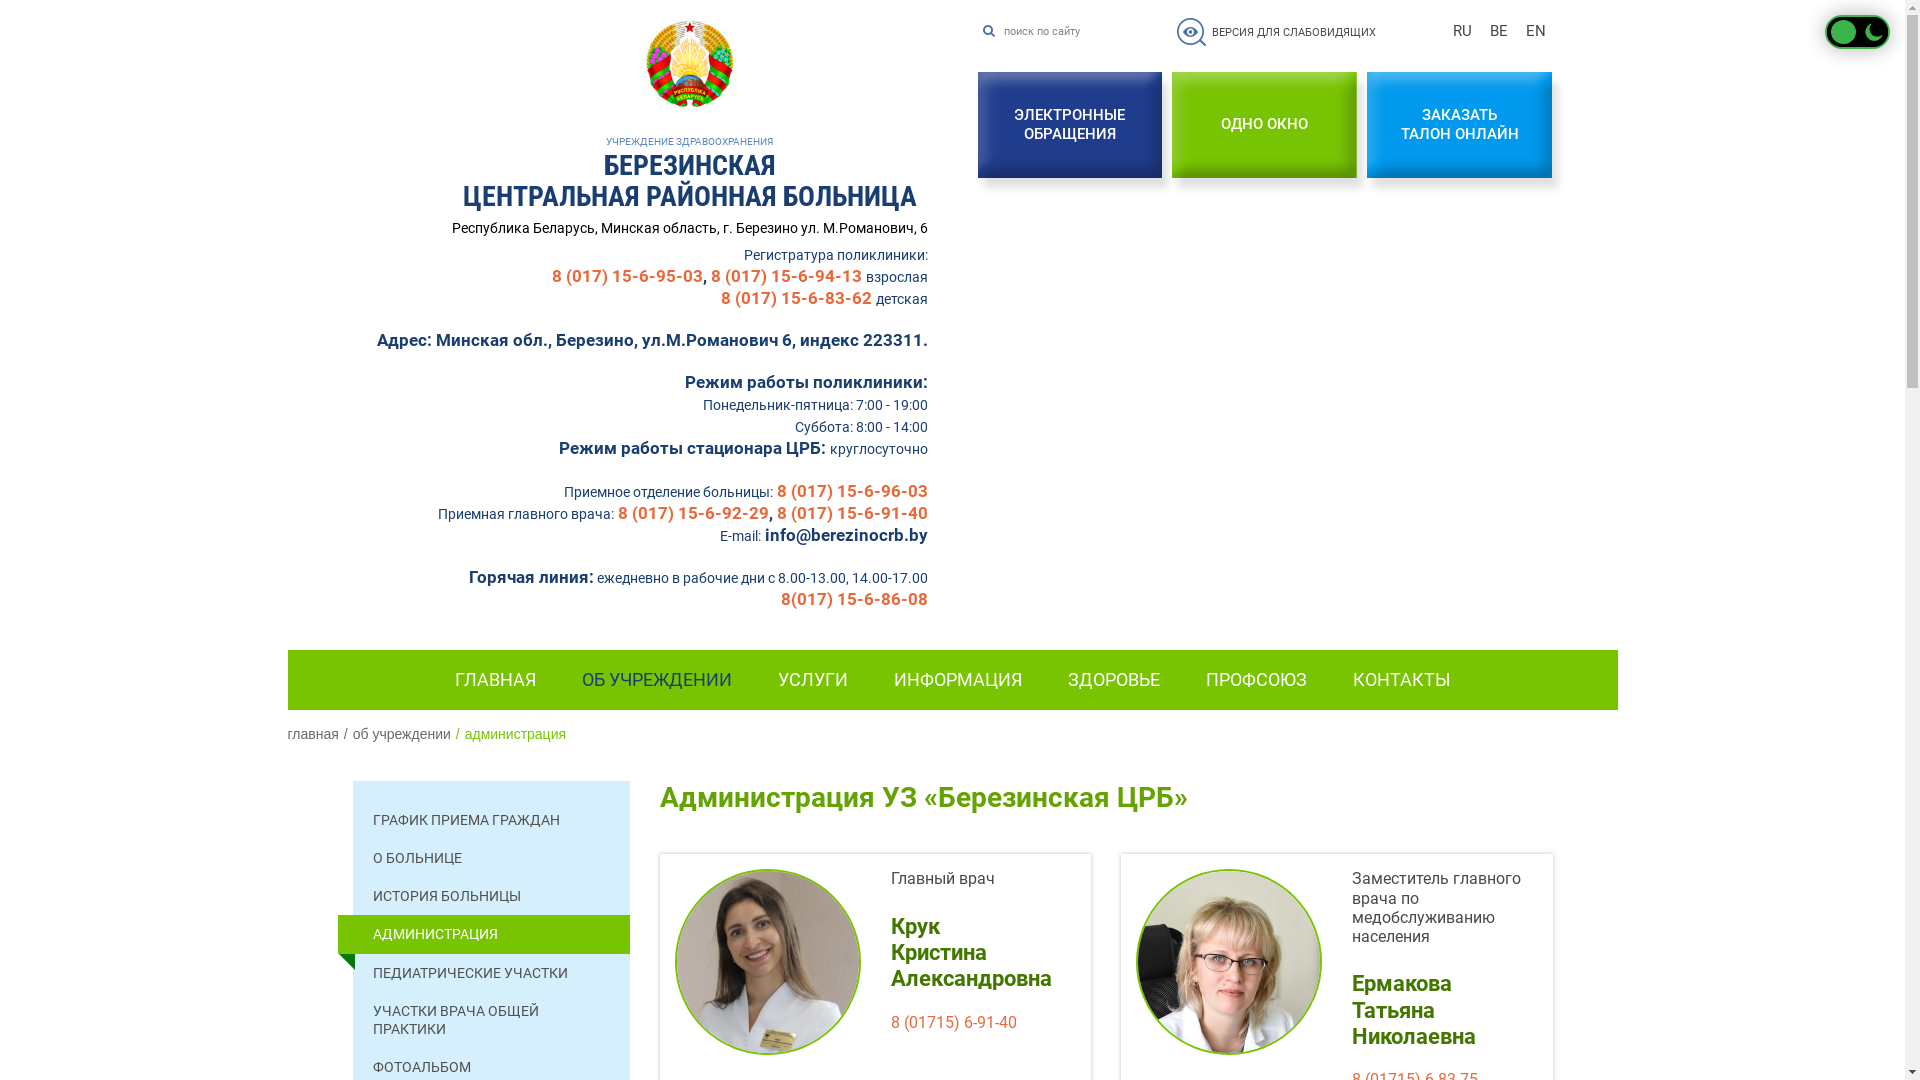 Image resolution: width=1920 pixels, height=1080 pixels. I want to click on '8(017) 15-6-86-08', so click(778, 597).